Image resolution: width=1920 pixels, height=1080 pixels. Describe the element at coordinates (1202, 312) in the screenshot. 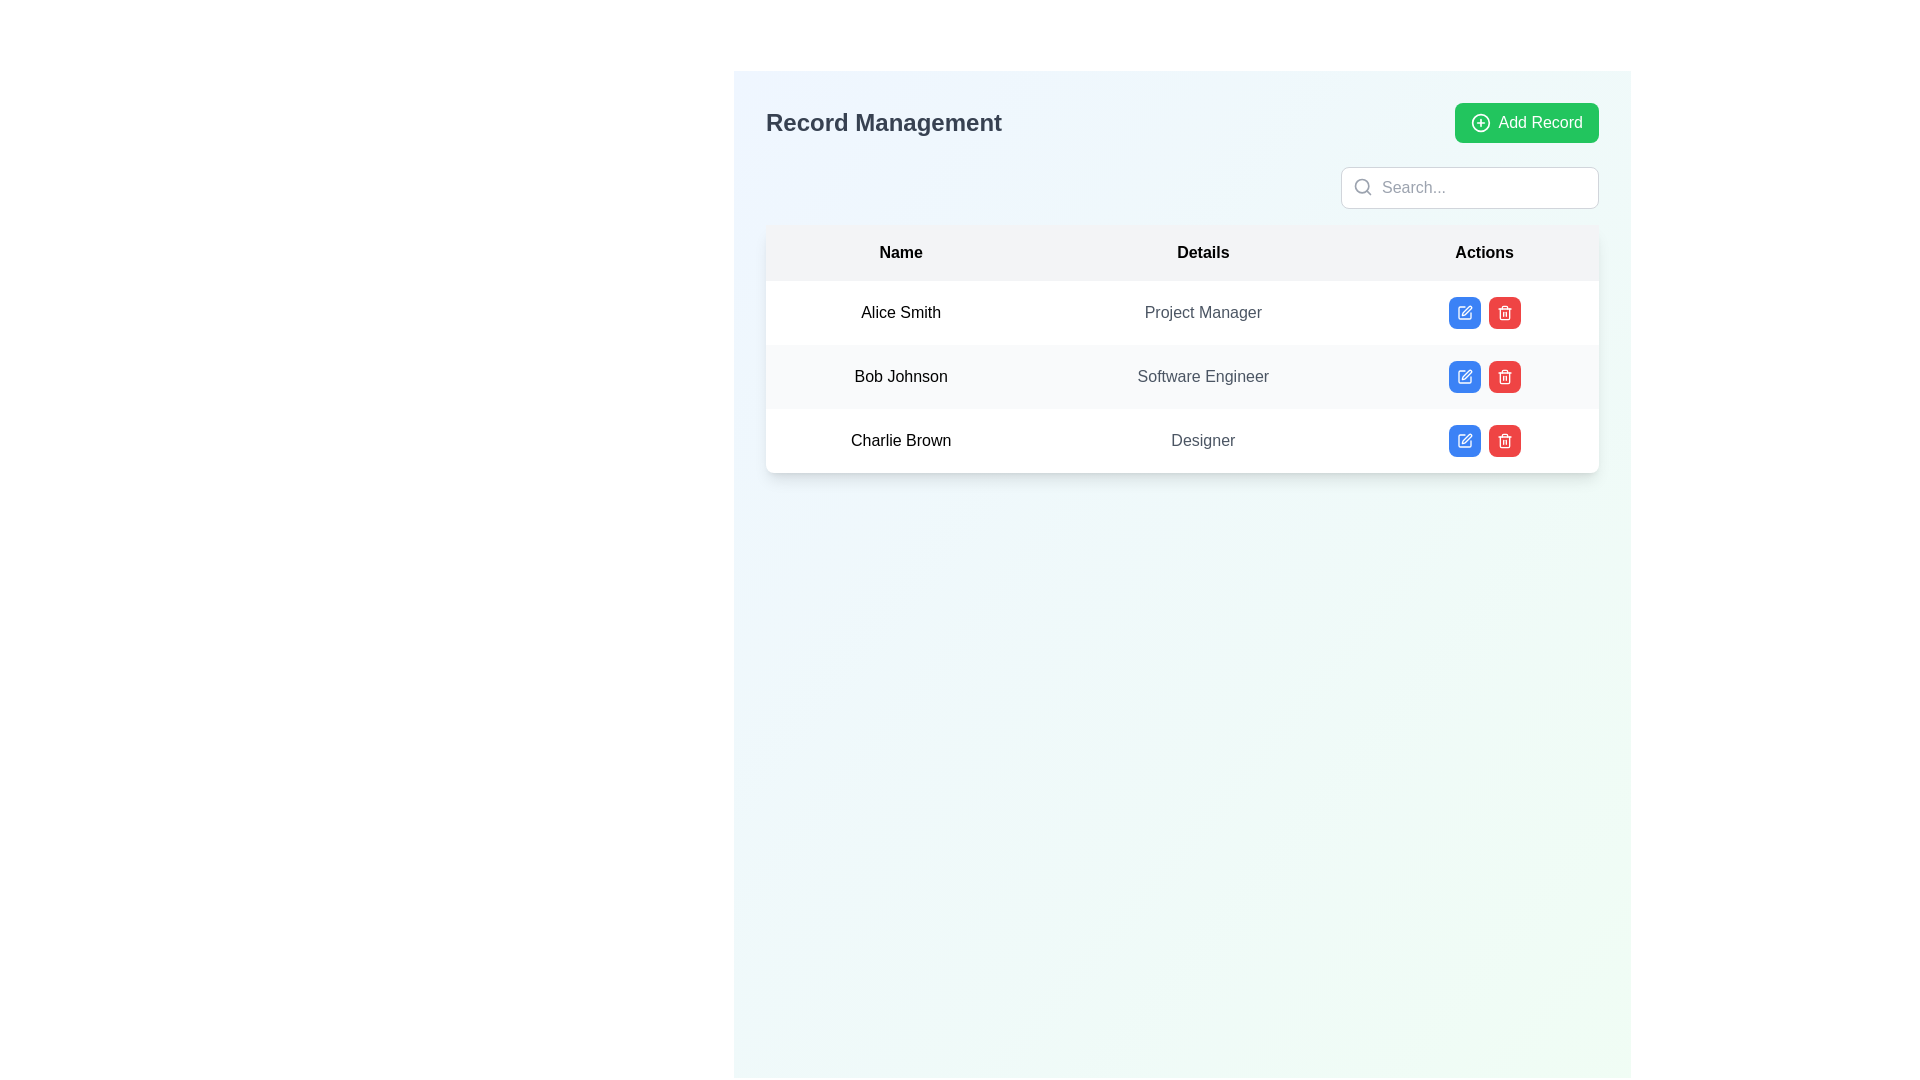

I see `text content of the 'Project Manager' label located in the 'Details' column, which is the first entry under 'Details' corresponding to 'Alice Smith' in the 'Name' column` at that location.